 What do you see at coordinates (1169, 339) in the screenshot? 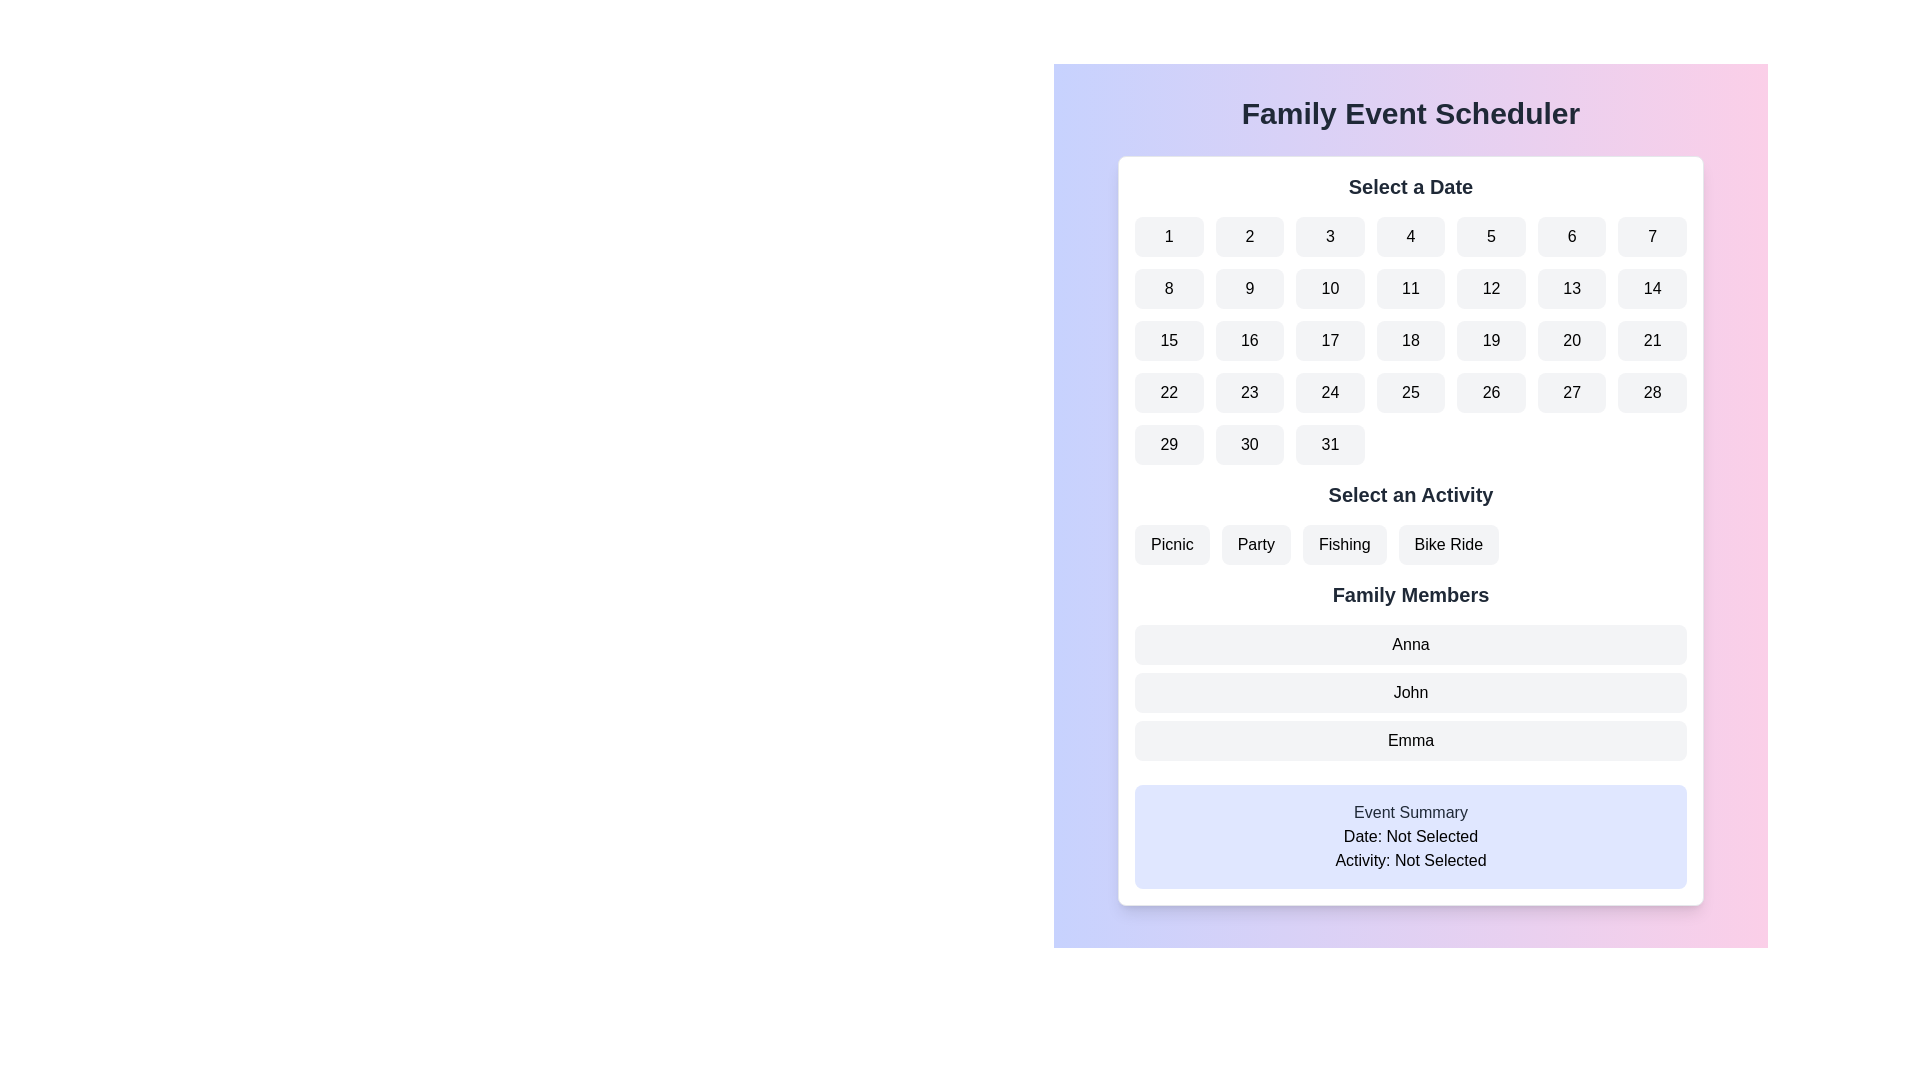
I see `the rectangular button with rounded corners that has the text '15' centered within it` at bounding box center [1169, 339].